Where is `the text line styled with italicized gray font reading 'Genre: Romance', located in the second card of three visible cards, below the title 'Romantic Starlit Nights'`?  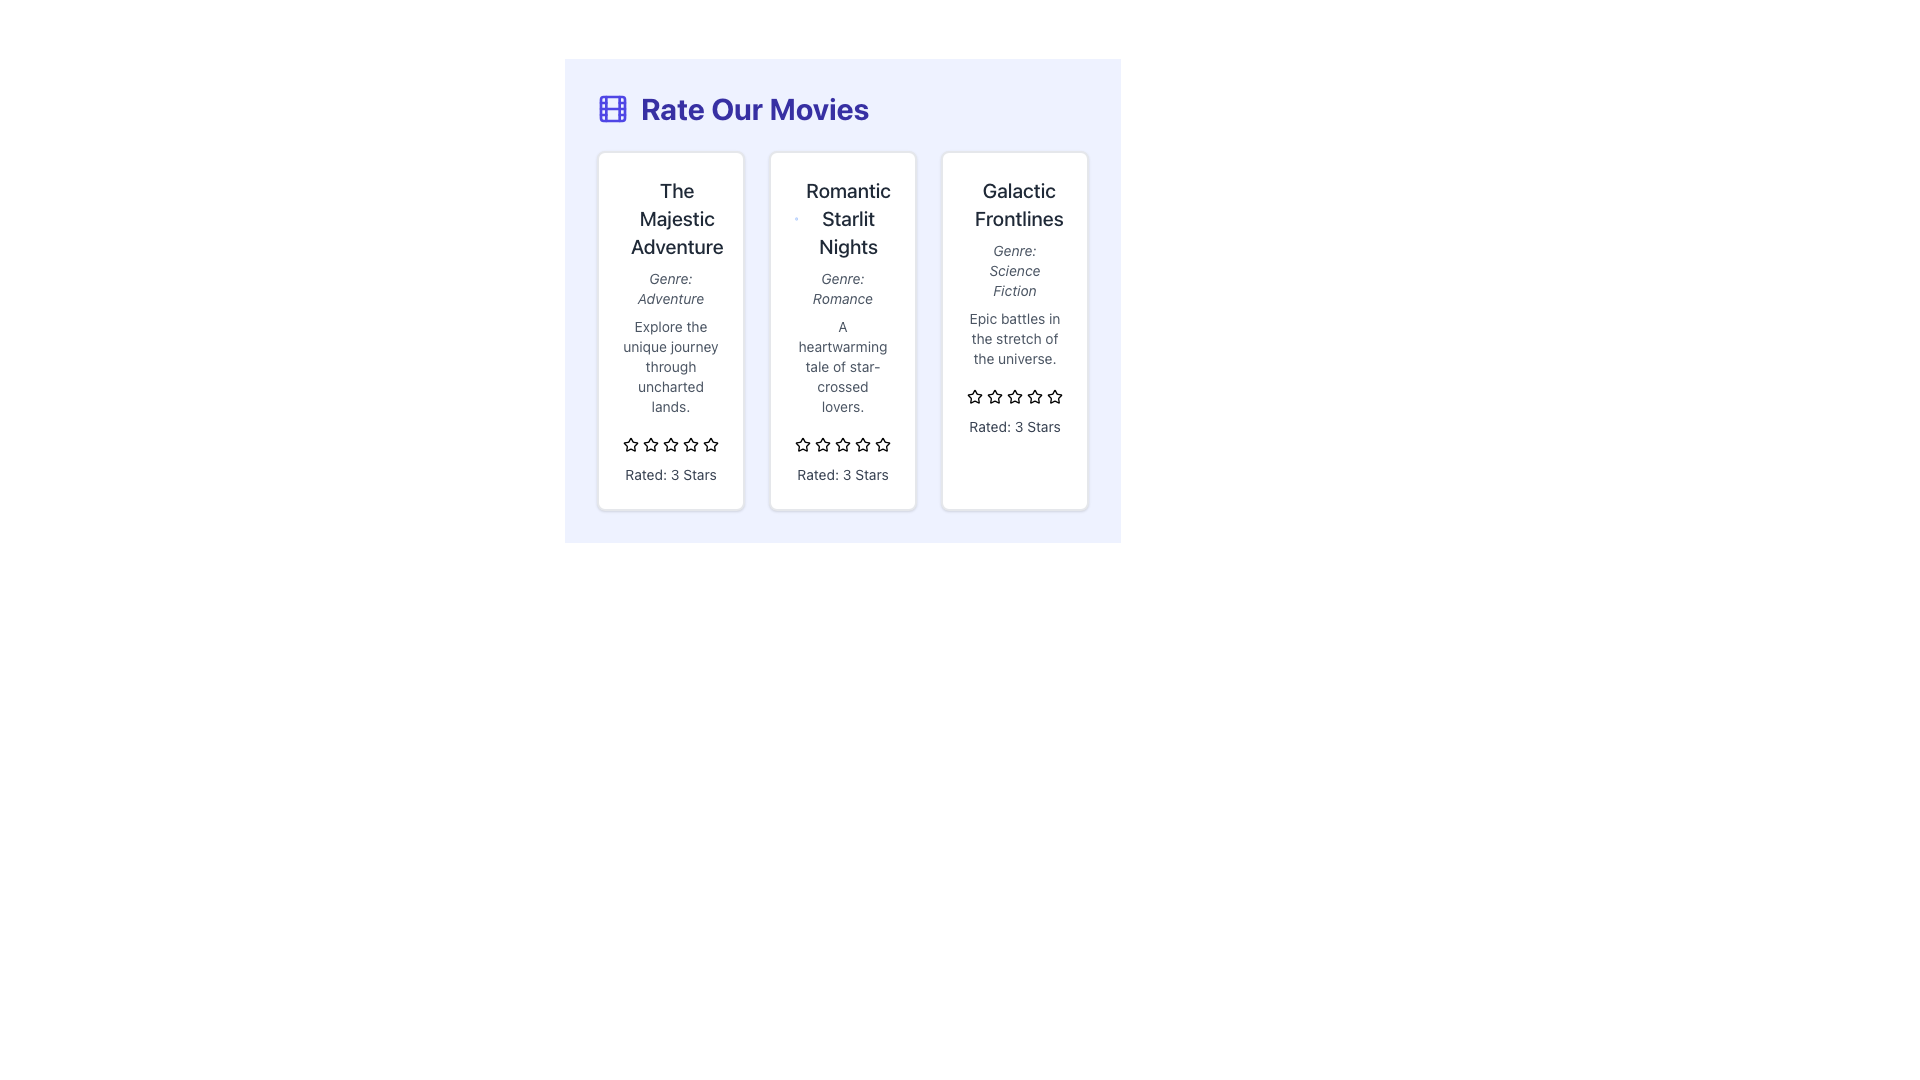 the text line styled with italicized gray font reading 'Genre: Romance', located in the second card of three visible cards, below the title 'Romantic Starlit Nights' is located at coordinates (843, 289).